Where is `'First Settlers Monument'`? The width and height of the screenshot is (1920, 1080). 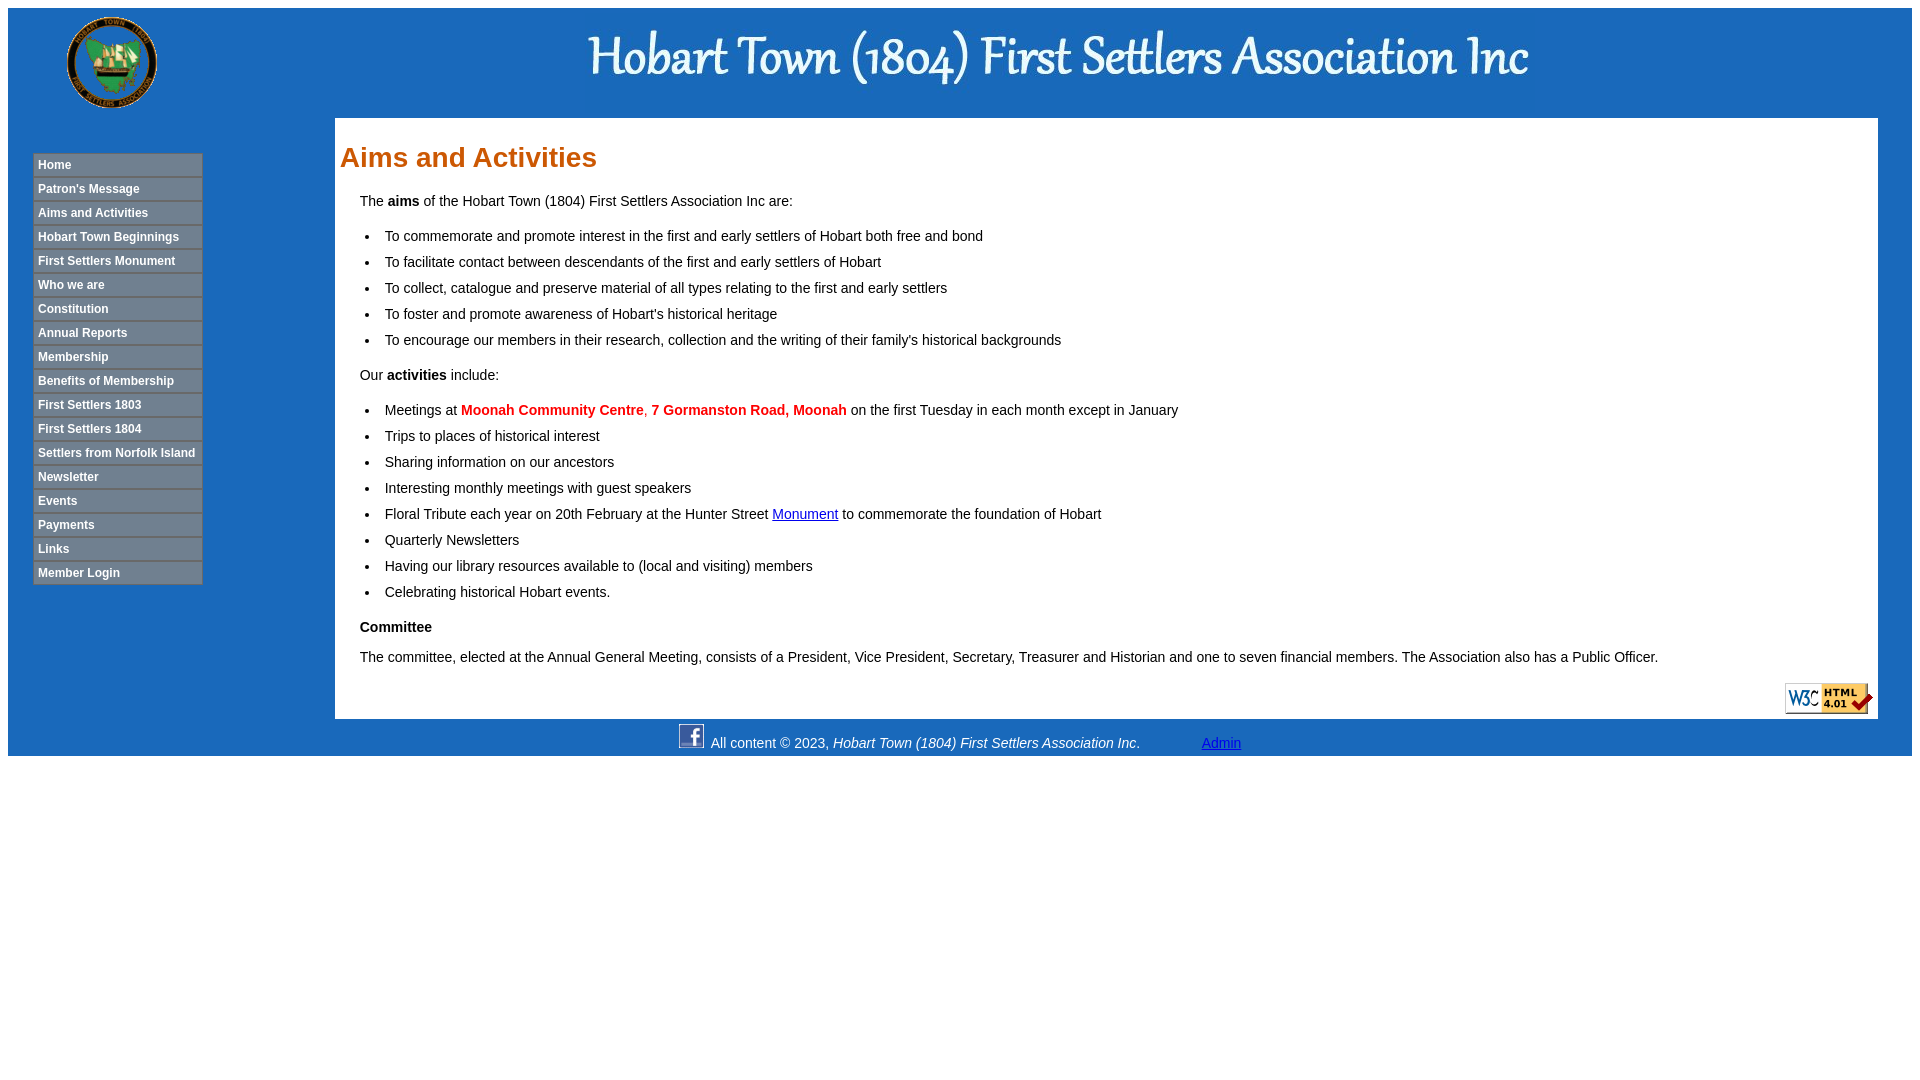 'First Settlers Monument' is located at coordinates (117, 260).